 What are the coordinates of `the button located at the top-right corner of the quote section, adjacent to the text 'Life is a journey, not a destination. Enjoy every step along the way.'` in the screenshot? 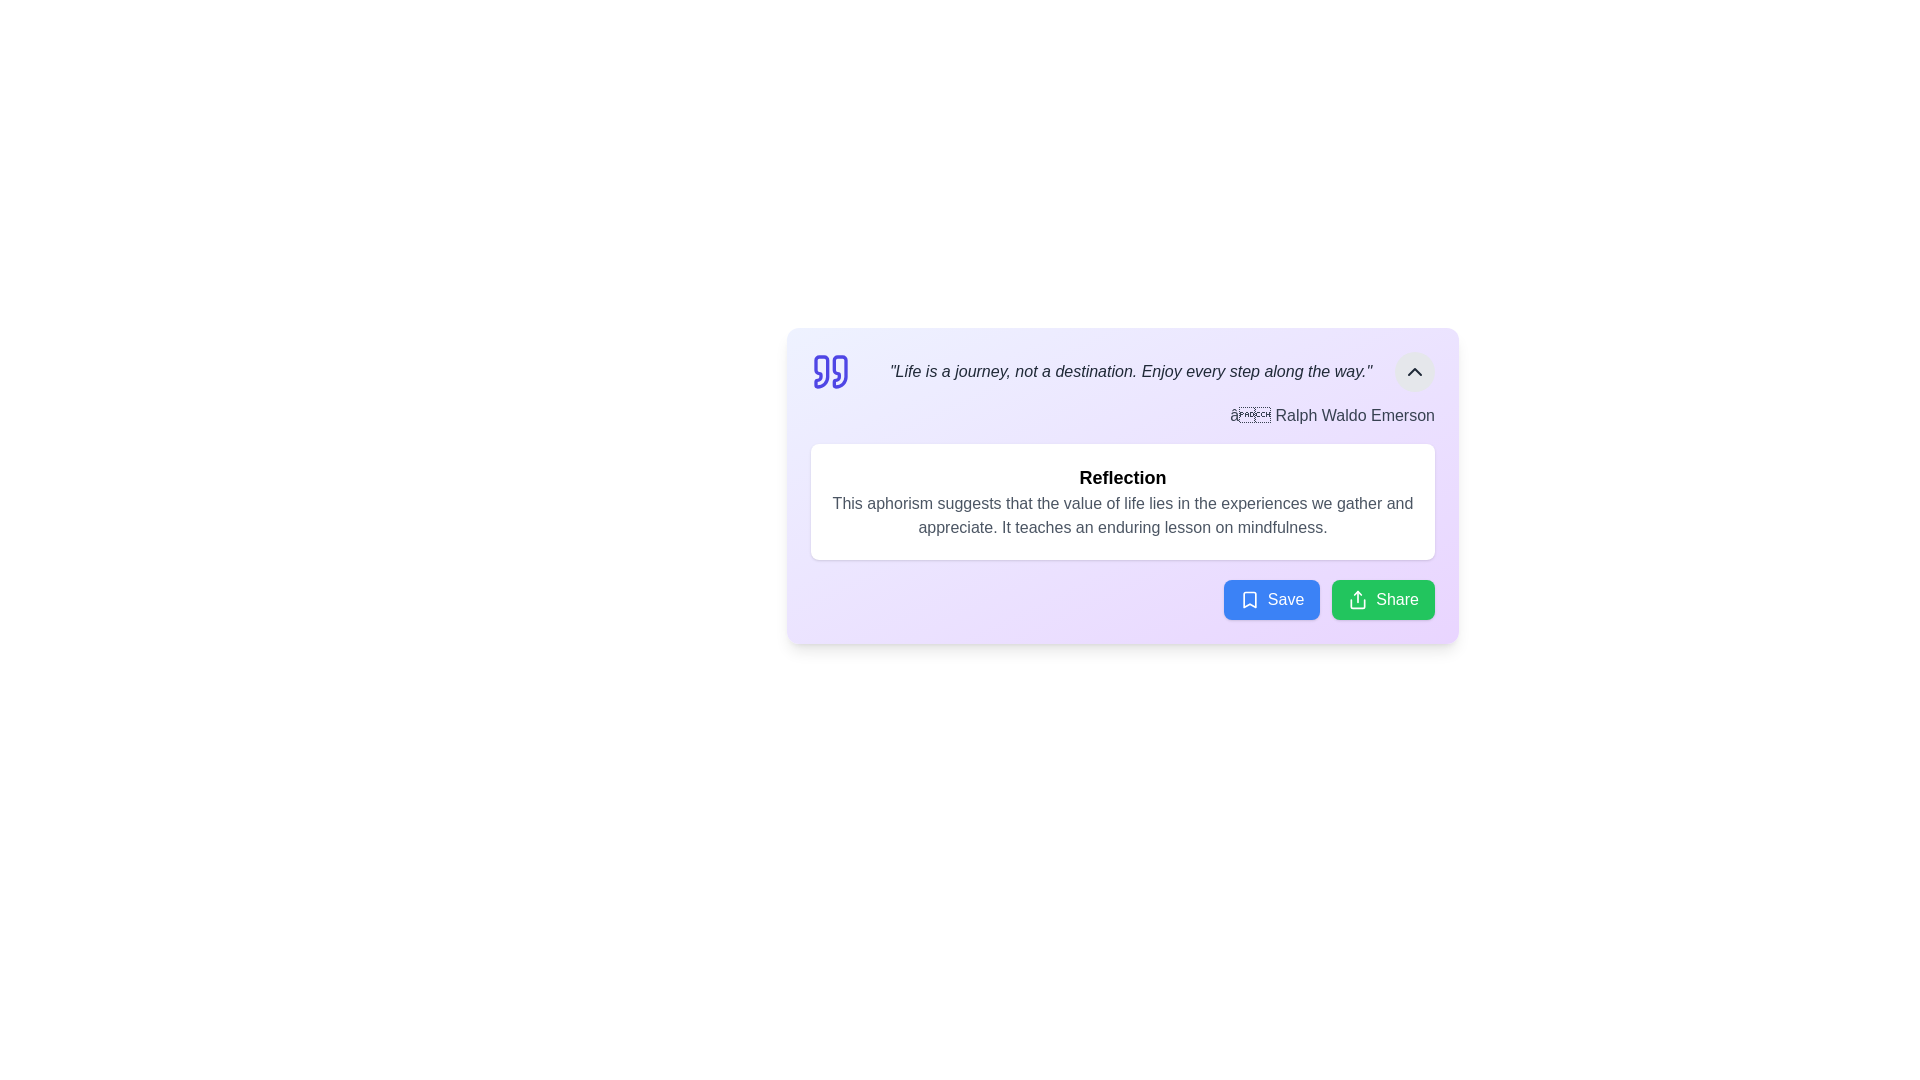 It's located at (1414, 371).